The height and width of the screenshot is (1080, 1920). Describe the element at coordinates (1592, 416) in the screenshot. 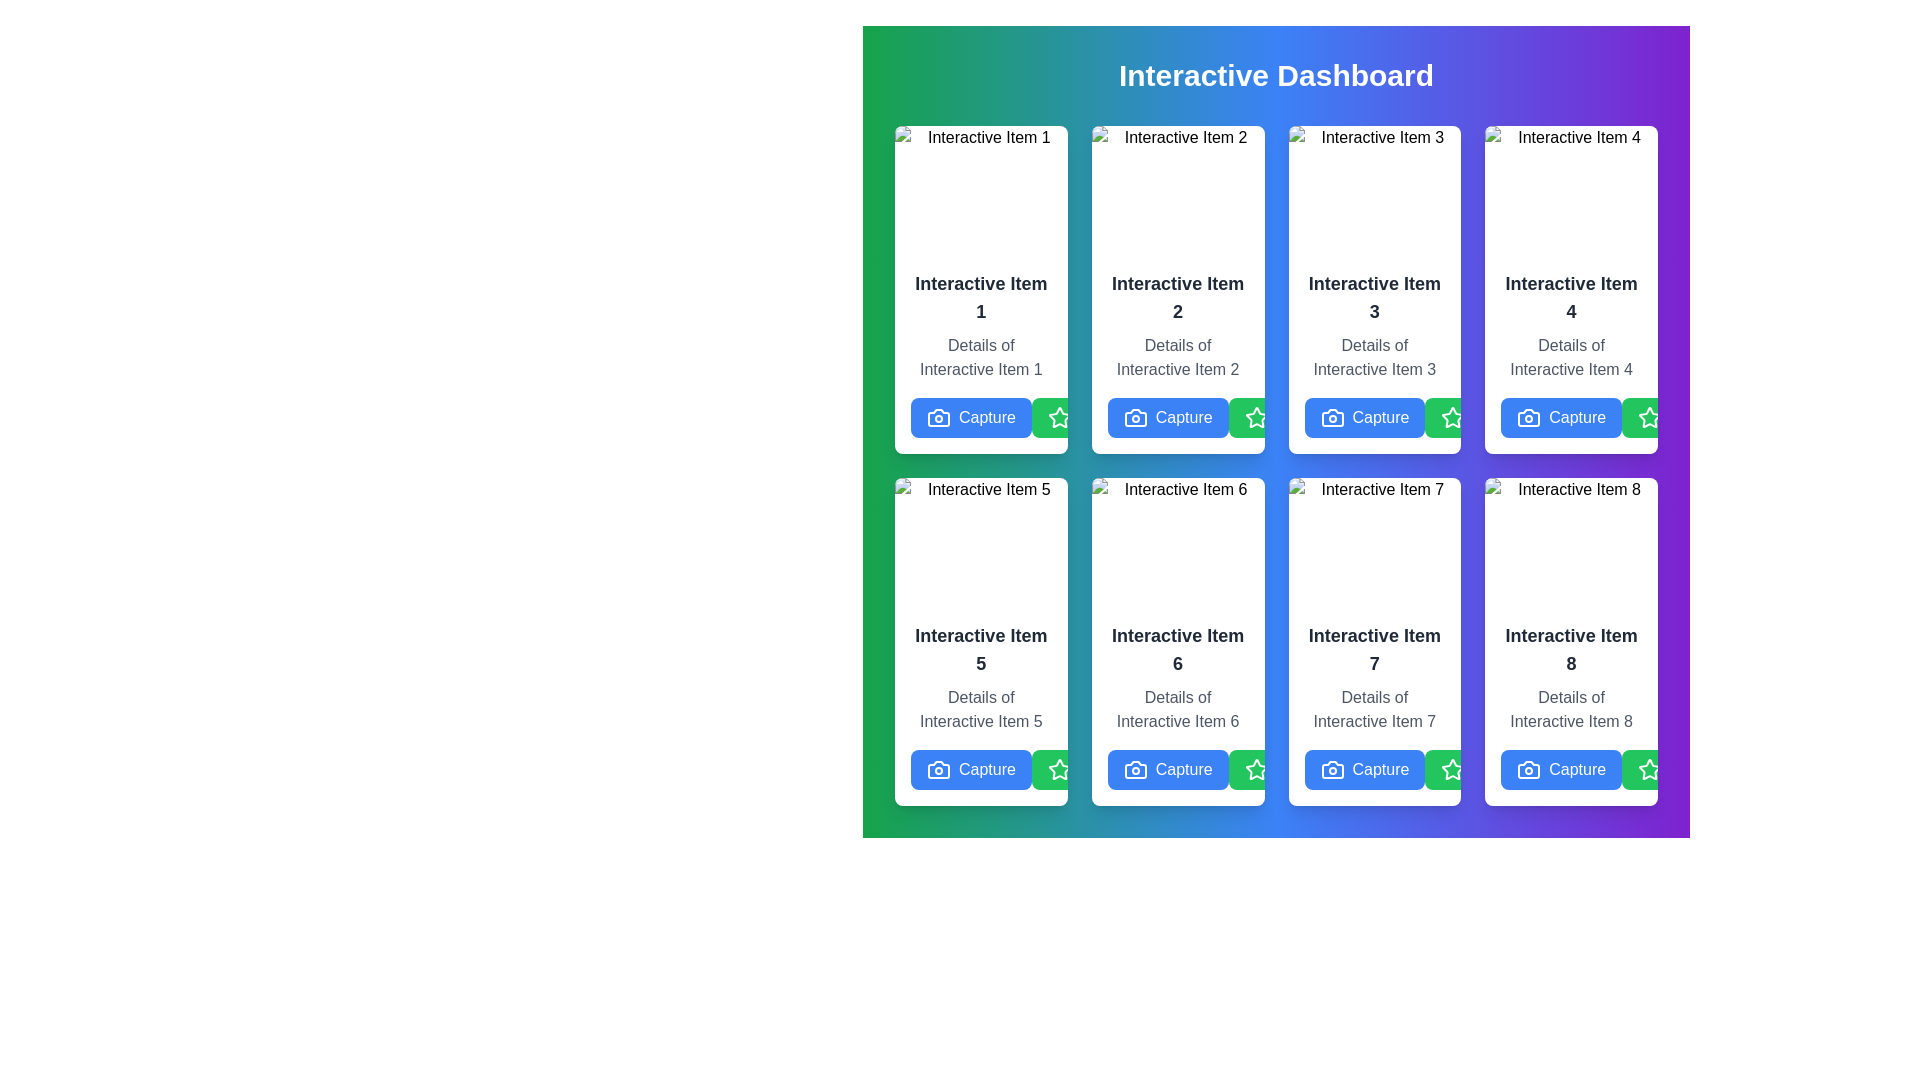

I see `the third button in the grid layout, located at the bottom-right corner of the card for 'Interactive Item 4'` at that location.